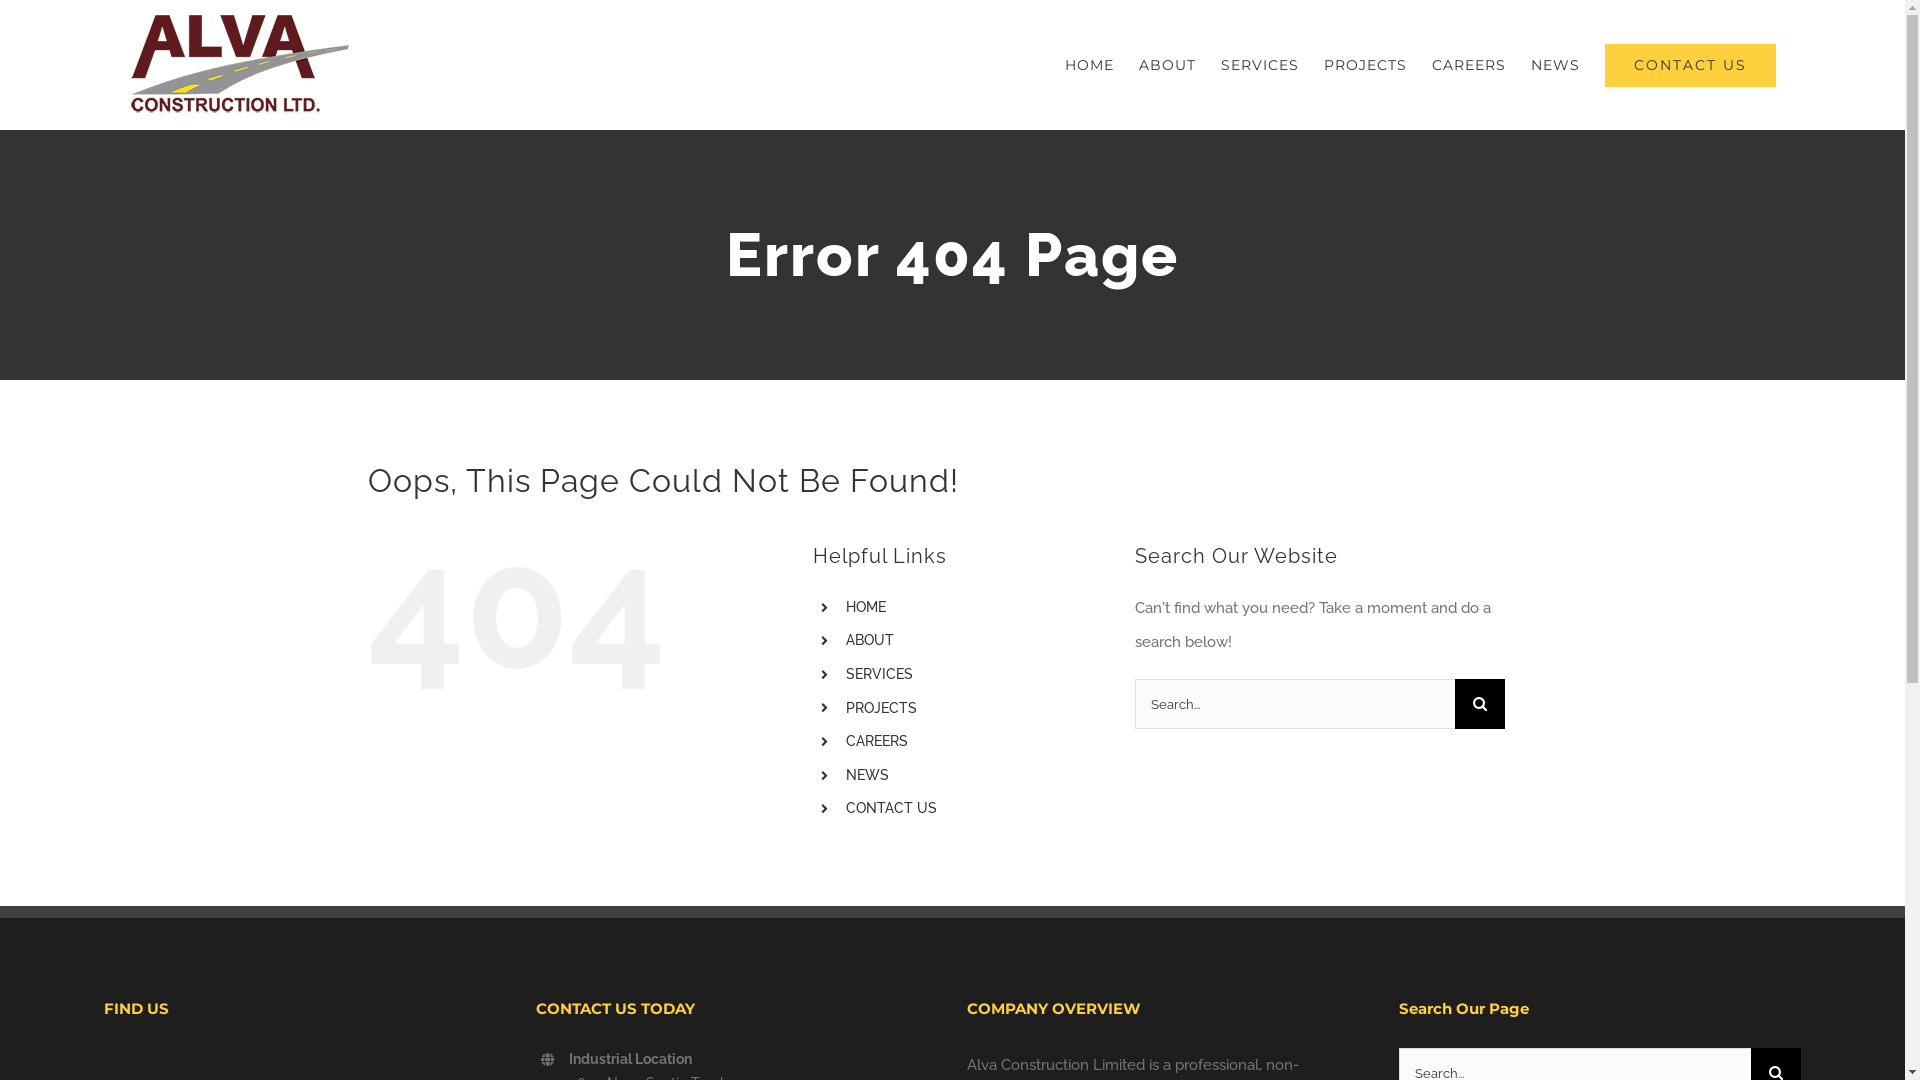 The width and height of the screenshot is (1920, 1080). What do you see at coordinates (845, 640) in the screenshot?
I see `'ABOUT'` at bounding box center [845, 640].